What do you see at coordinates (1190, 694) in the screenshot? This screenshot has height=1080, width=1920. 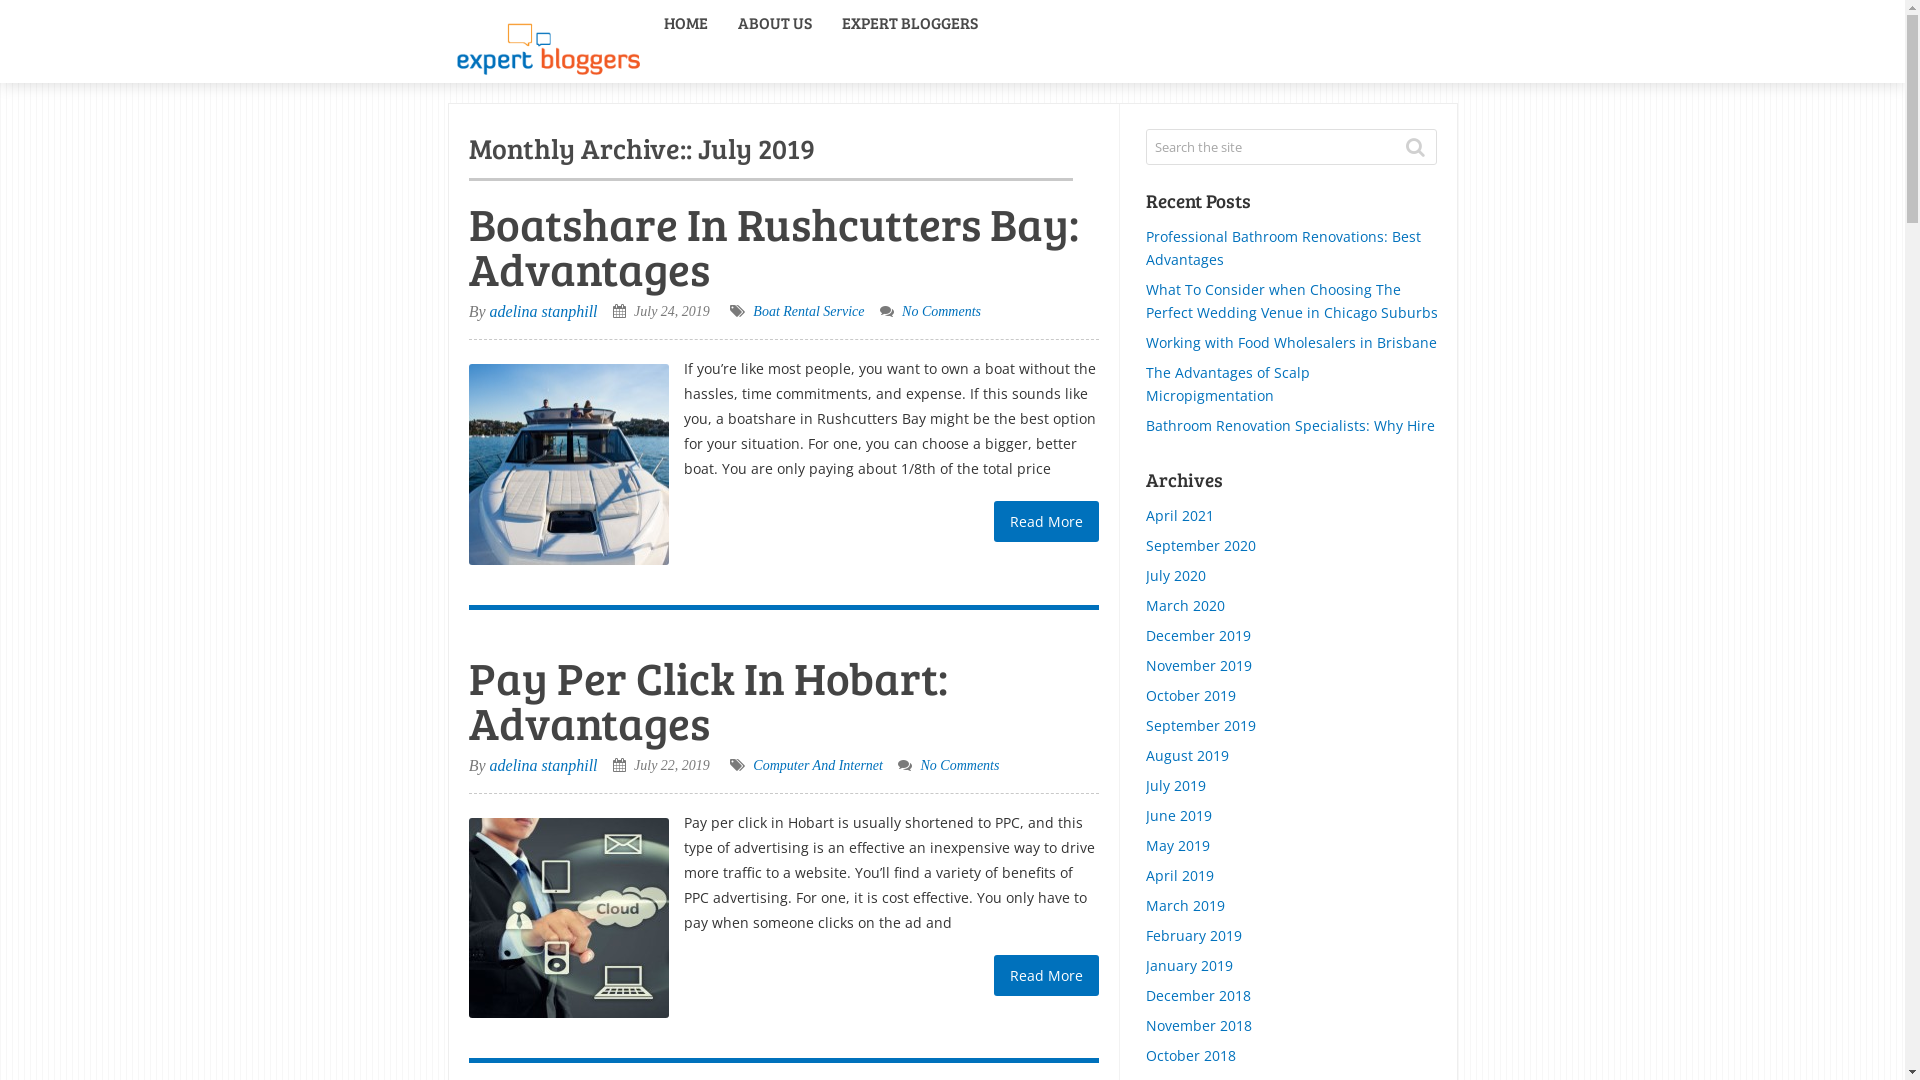 I see `'October 2019'` at bounding box center [1190, 694].